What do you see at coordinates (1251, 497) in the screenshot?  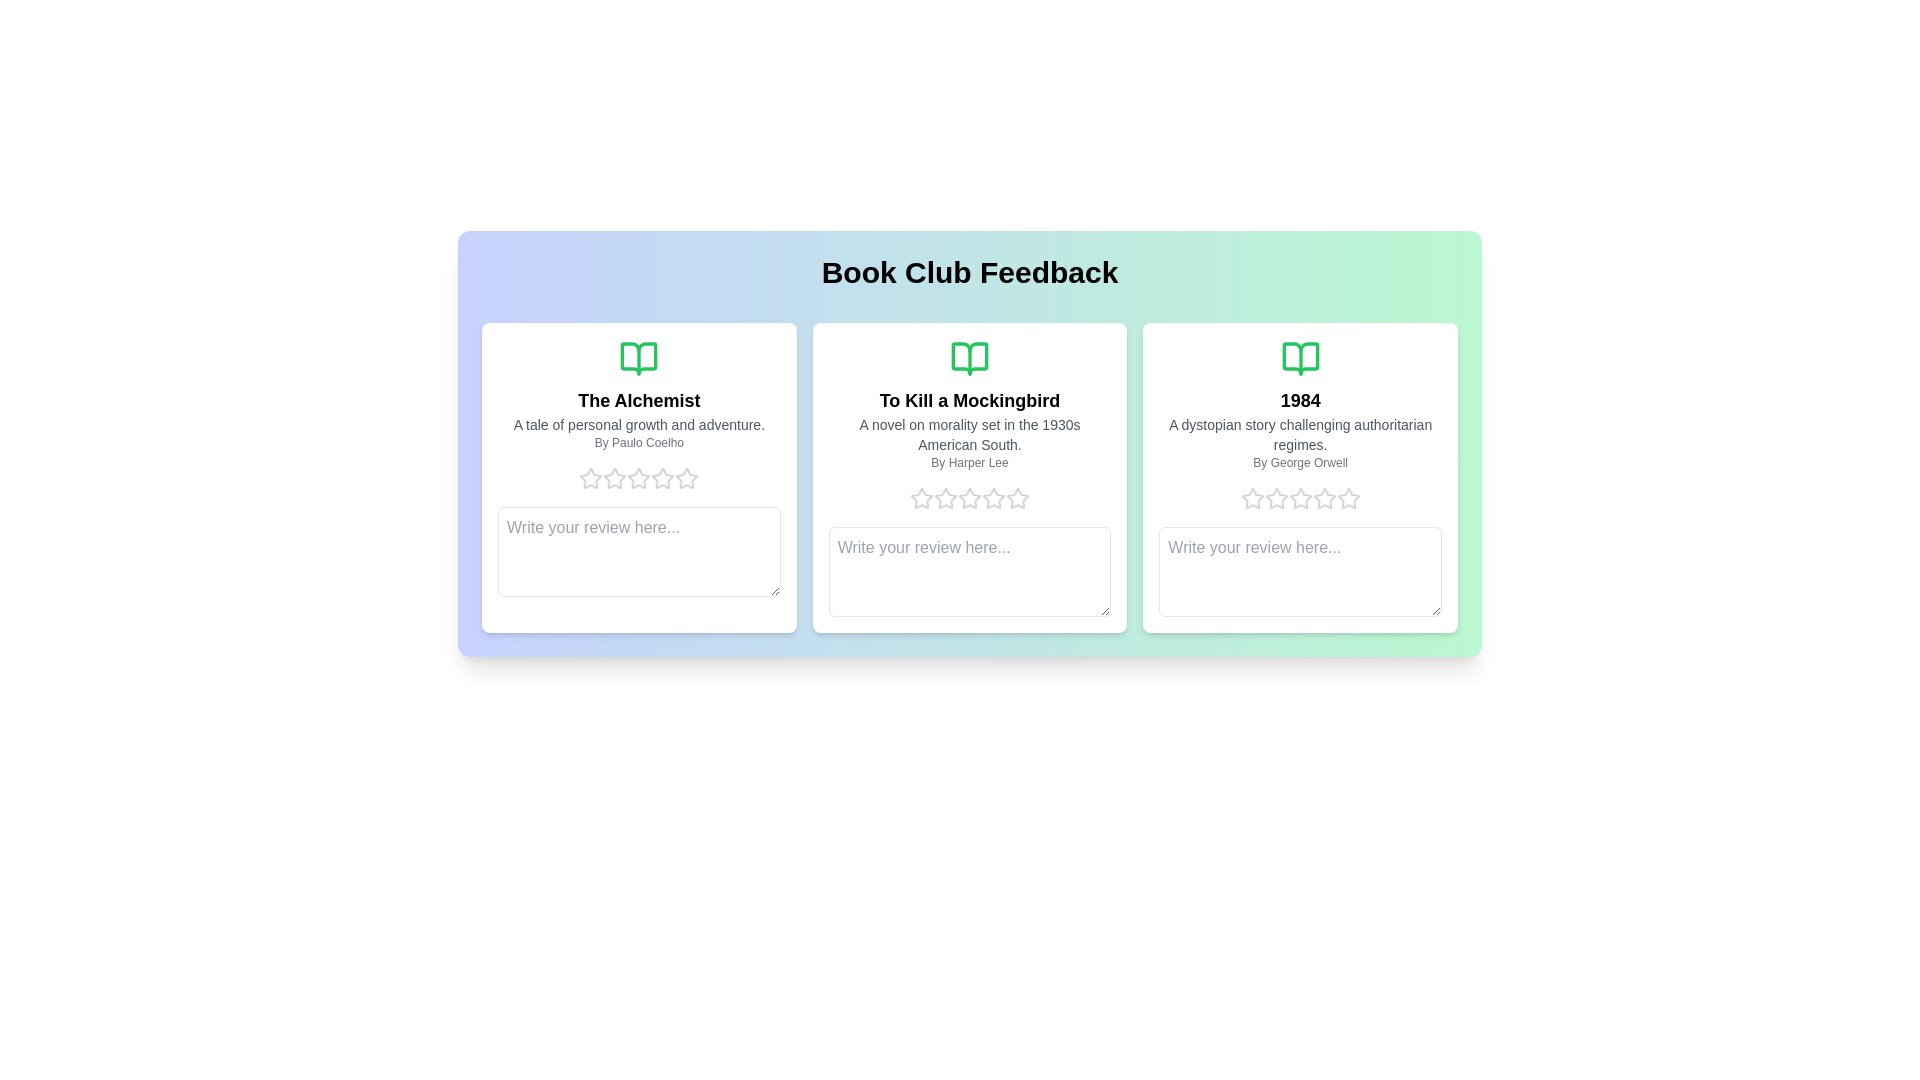 I see `the first star in the Interactive Rating Icon series` at bounding box center [1251, 497].